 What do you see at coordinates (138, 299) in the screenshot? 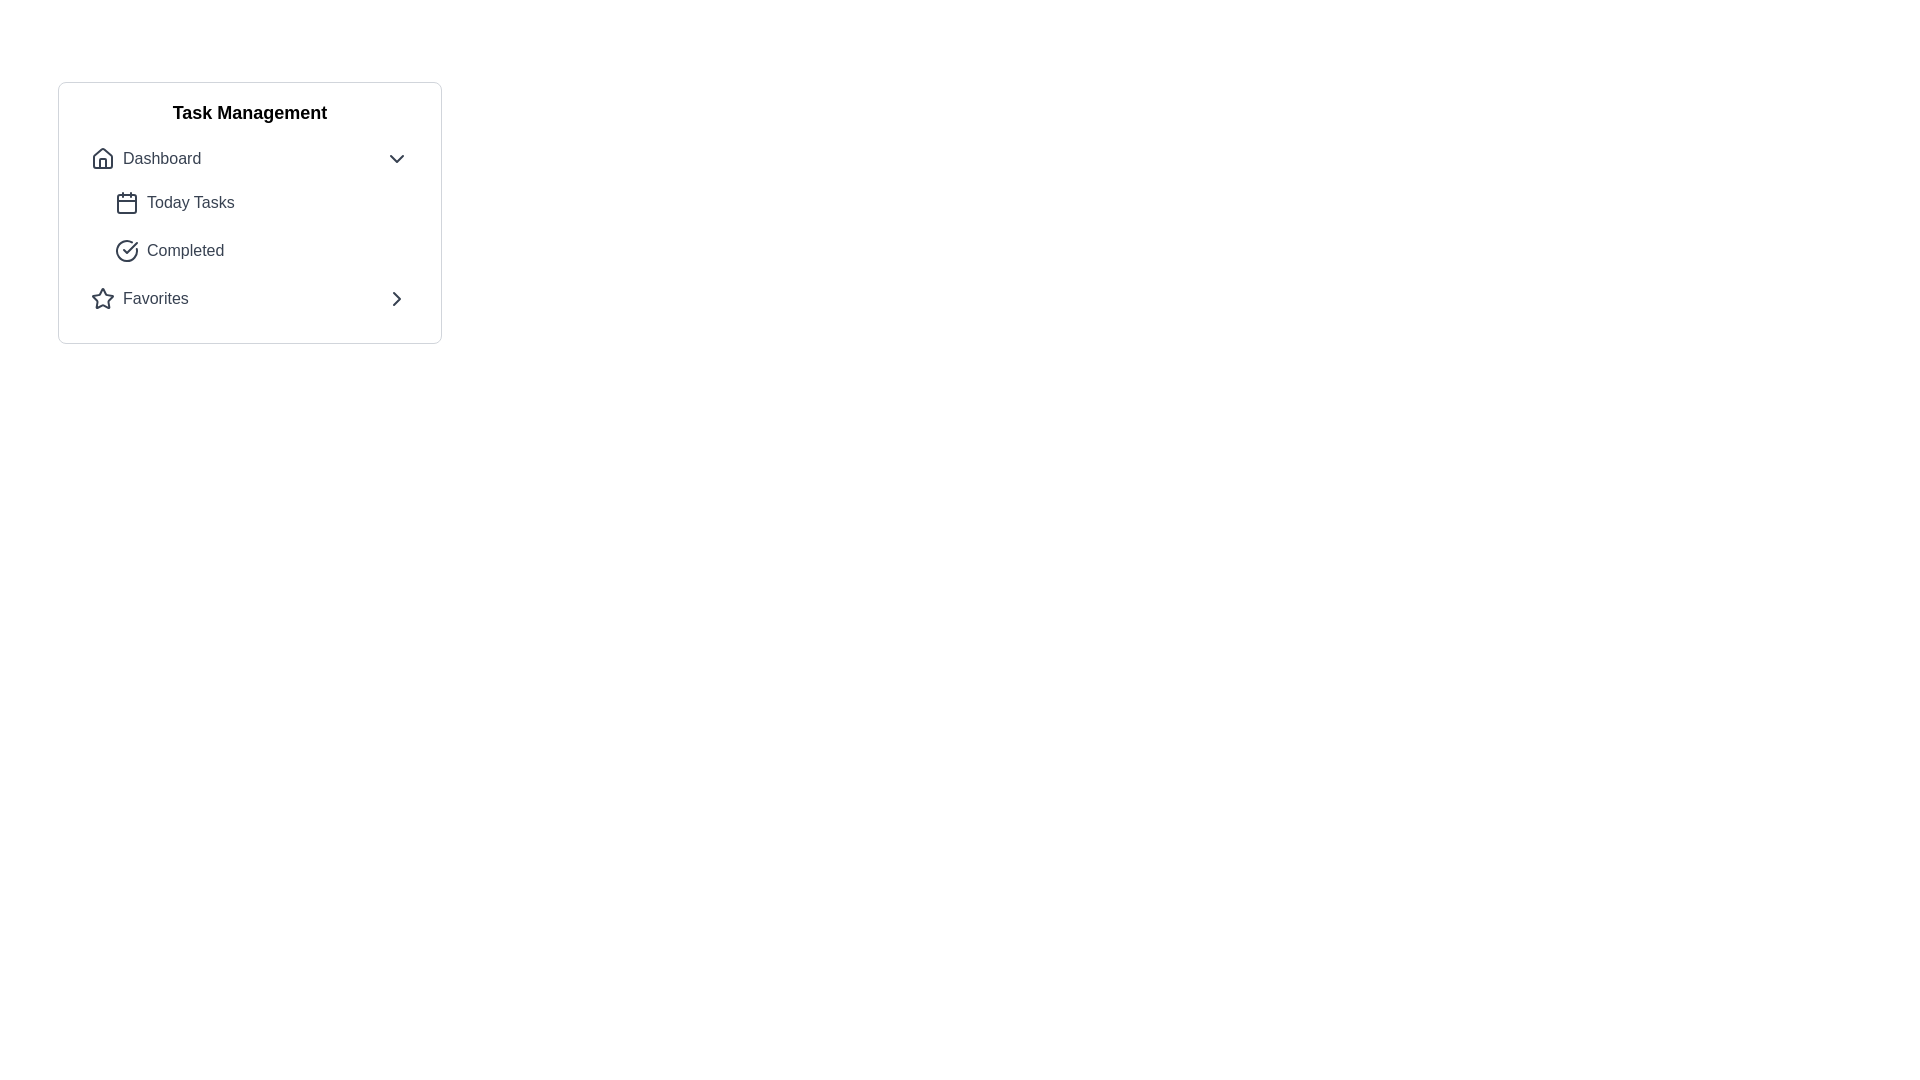
I see `the fourth item in the 'Task Management' section of the navigation menu, which is related to 'Favorites'` at bounding box center [138, 299].